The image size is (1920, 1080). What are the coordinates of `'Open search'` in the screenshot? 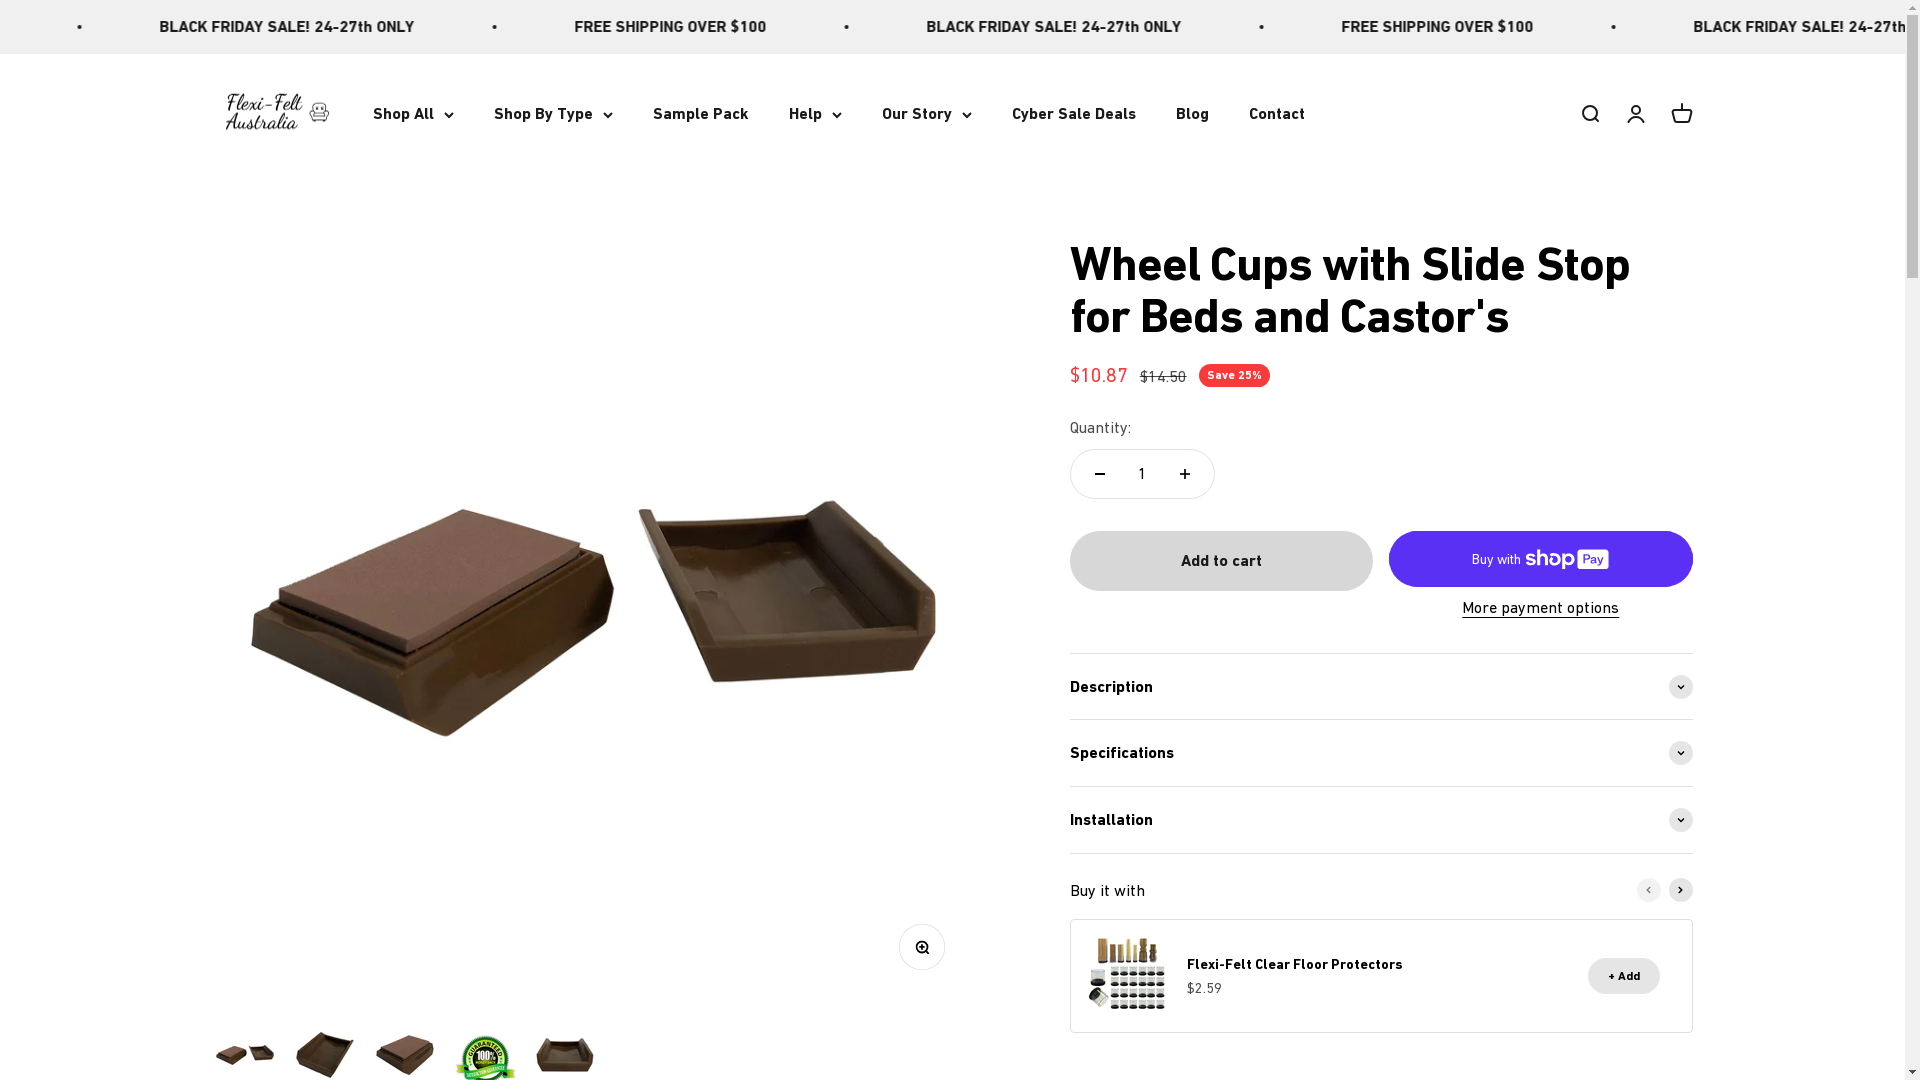 It's located at (1587, 114).